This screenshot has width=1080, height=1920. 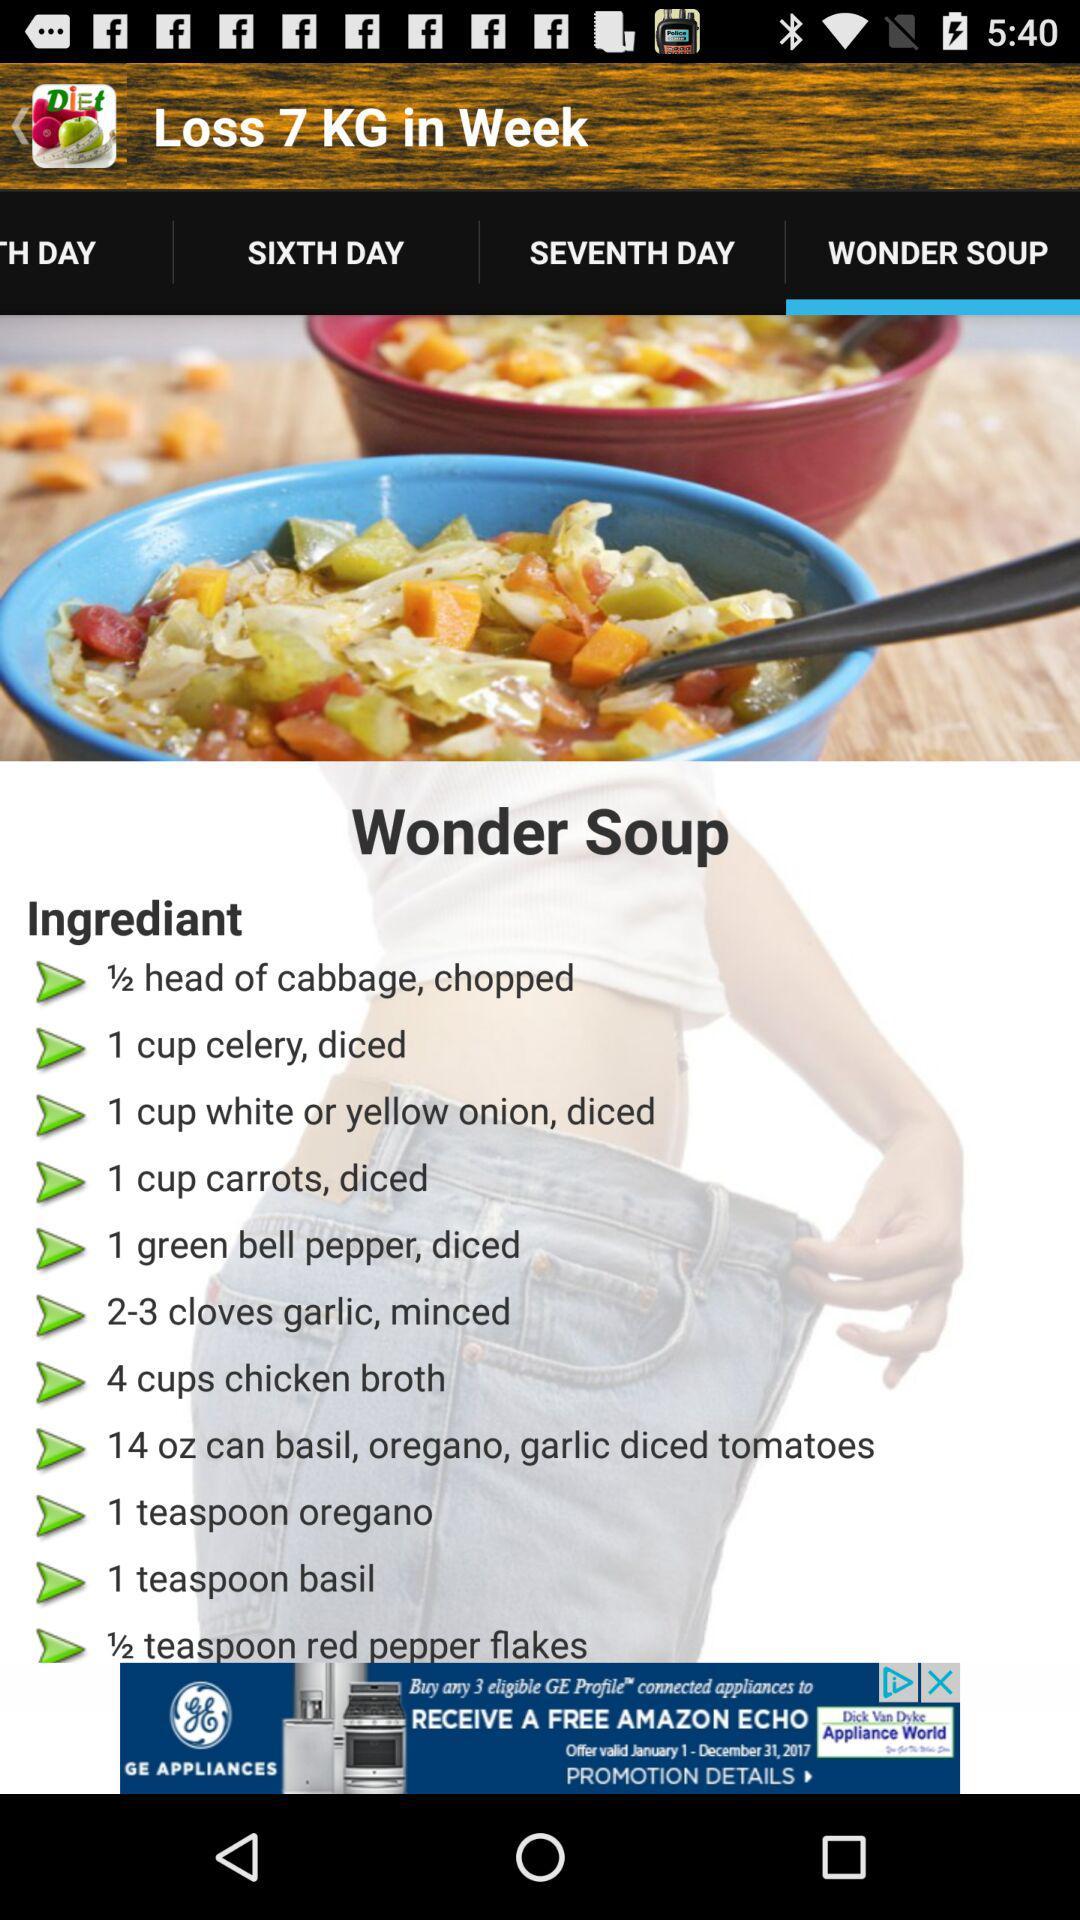 I want to click on the last arrow icon, so click(x=58, y=1639).